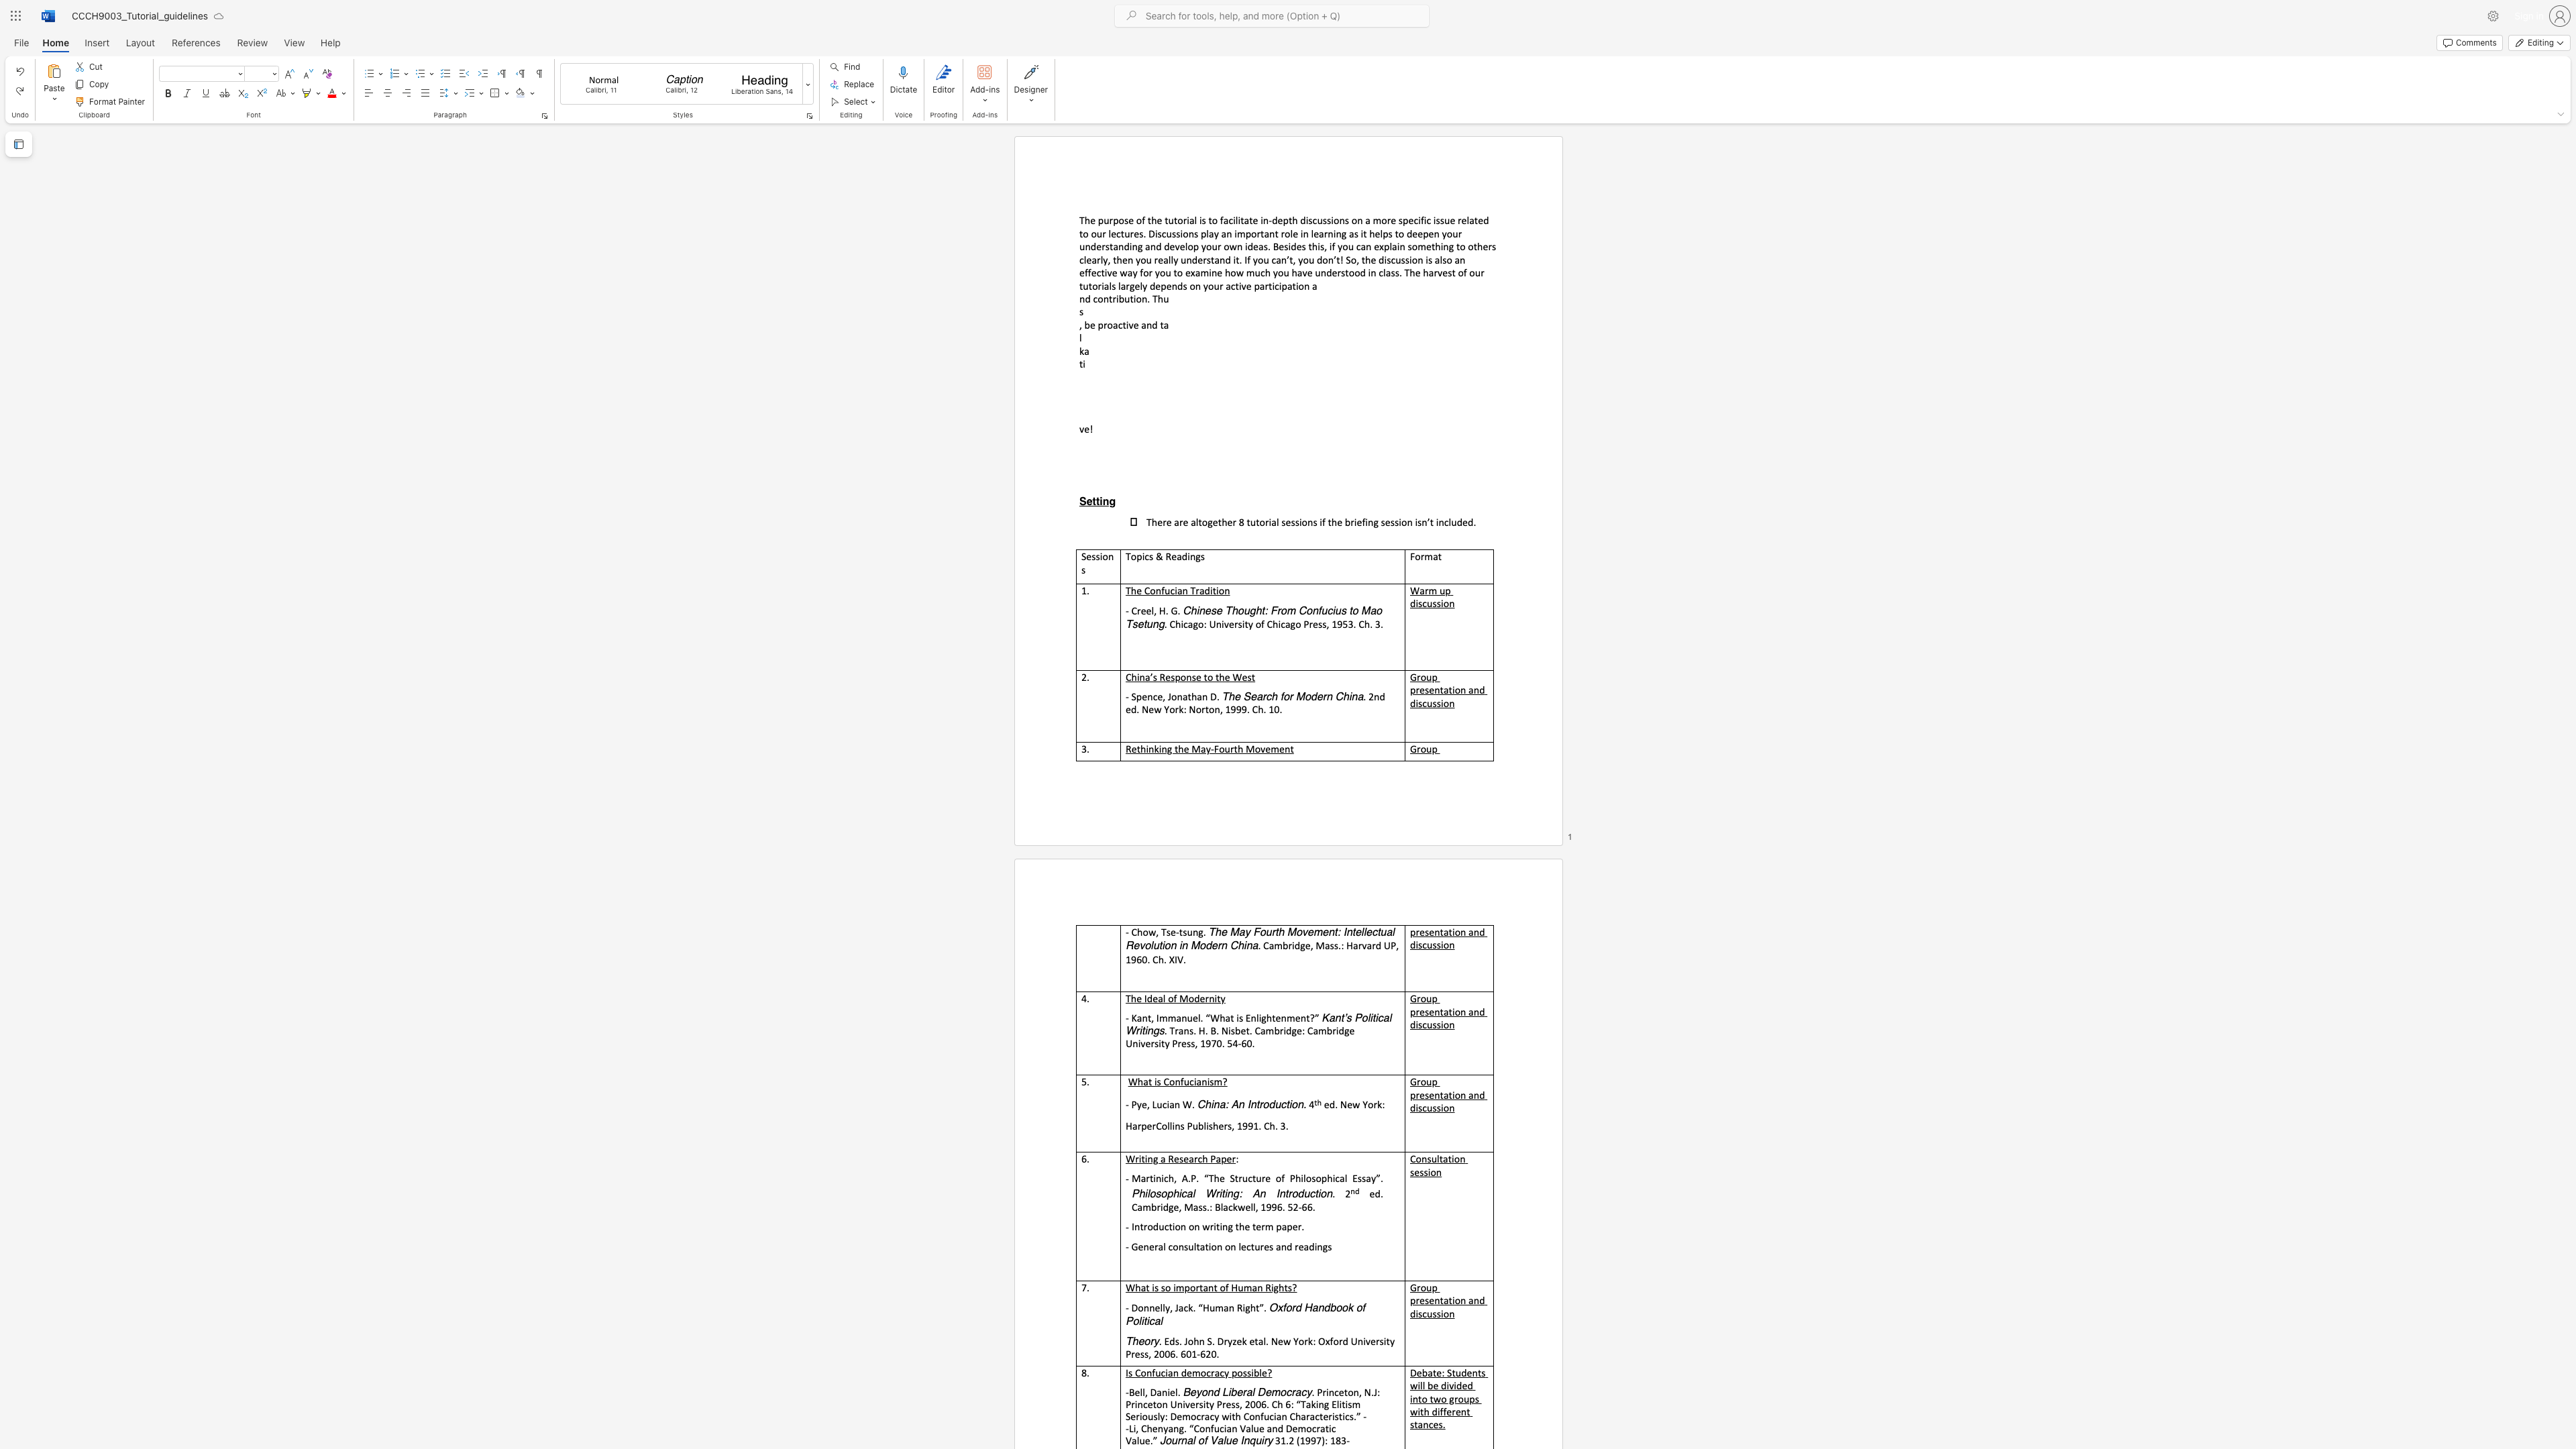 The image size is (2576, 1449). Describe the element at coordinates (1443, 522) in the screenshot. I see `the subset text "cl" within the text "There are altogether 8 tutorial sessions if the briefing session isn’t included."` at that location.